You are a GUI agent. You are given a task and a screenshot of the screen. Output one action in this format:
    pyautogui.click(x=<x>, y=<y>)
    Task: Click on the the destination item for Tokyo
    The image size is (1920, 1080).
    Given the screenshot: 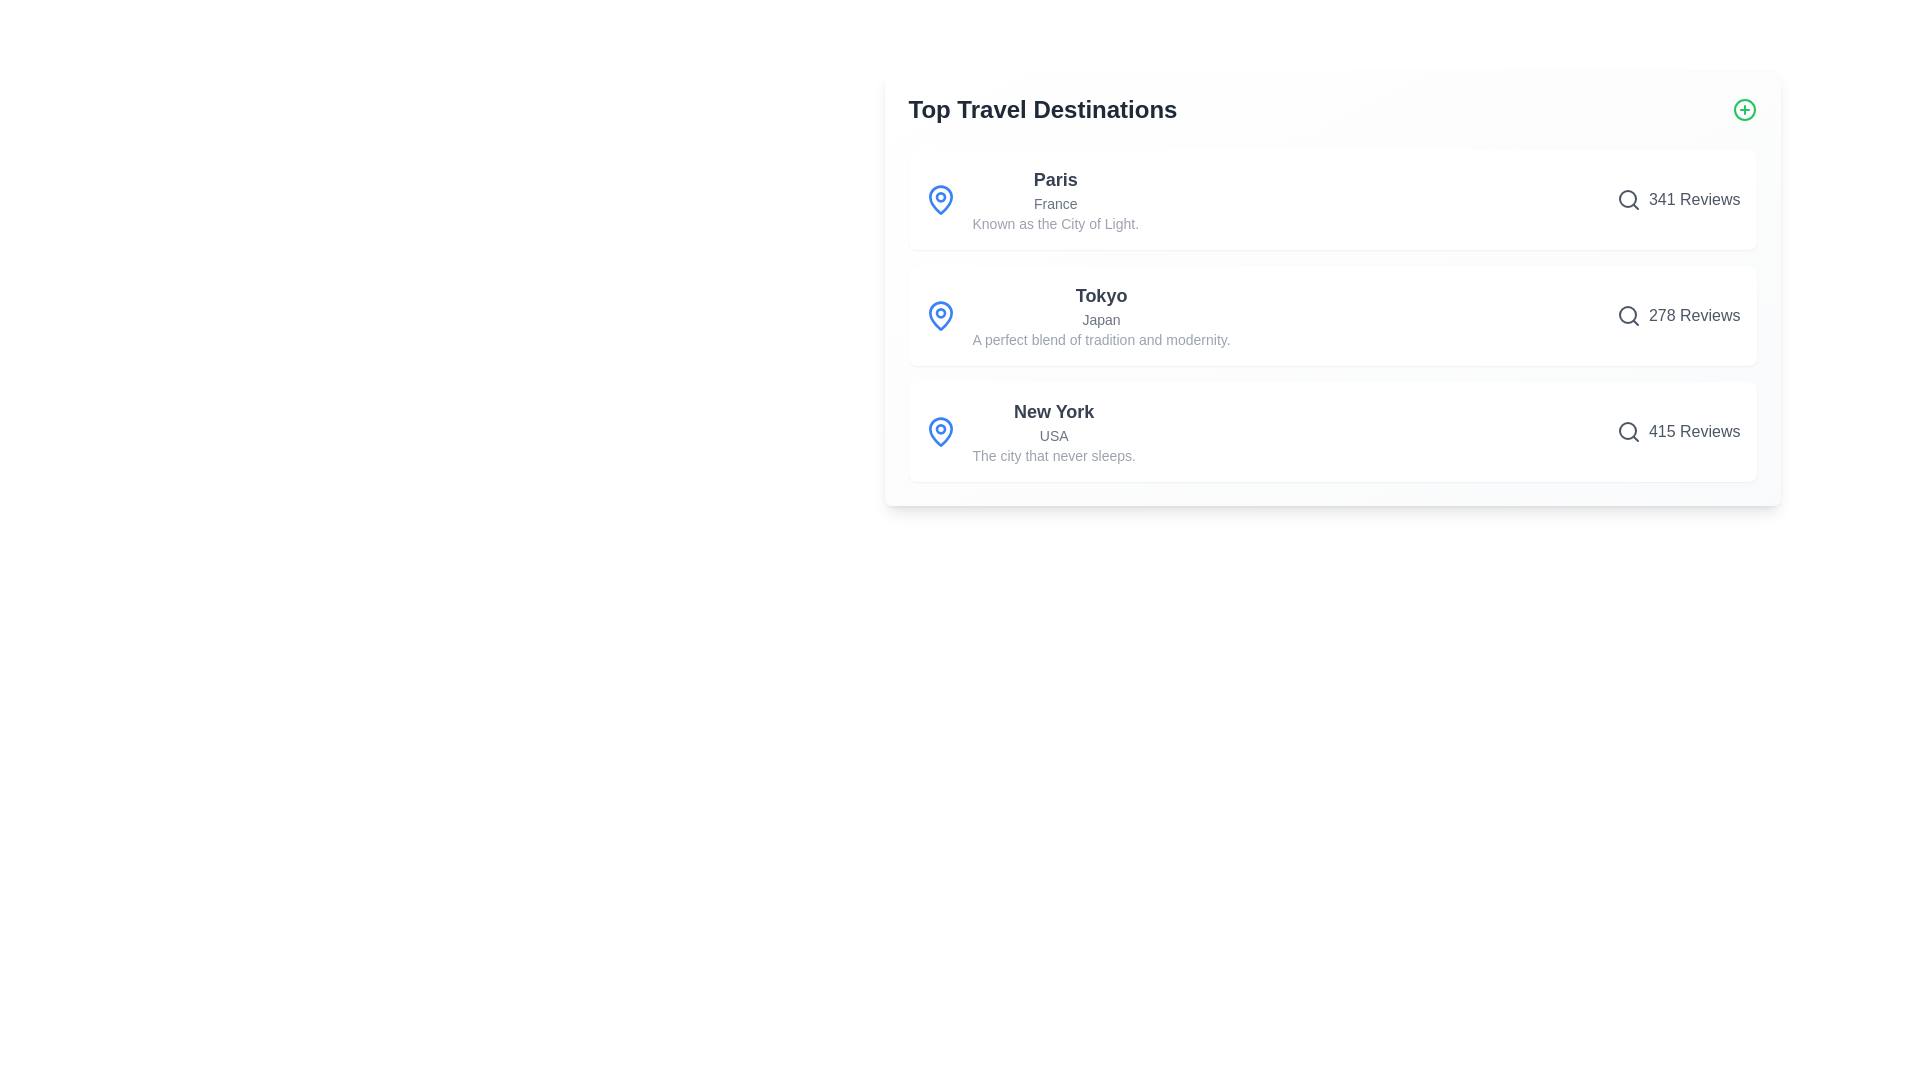 What is the action you would take?
    pyautogui.click(x=1332, y=315)
    